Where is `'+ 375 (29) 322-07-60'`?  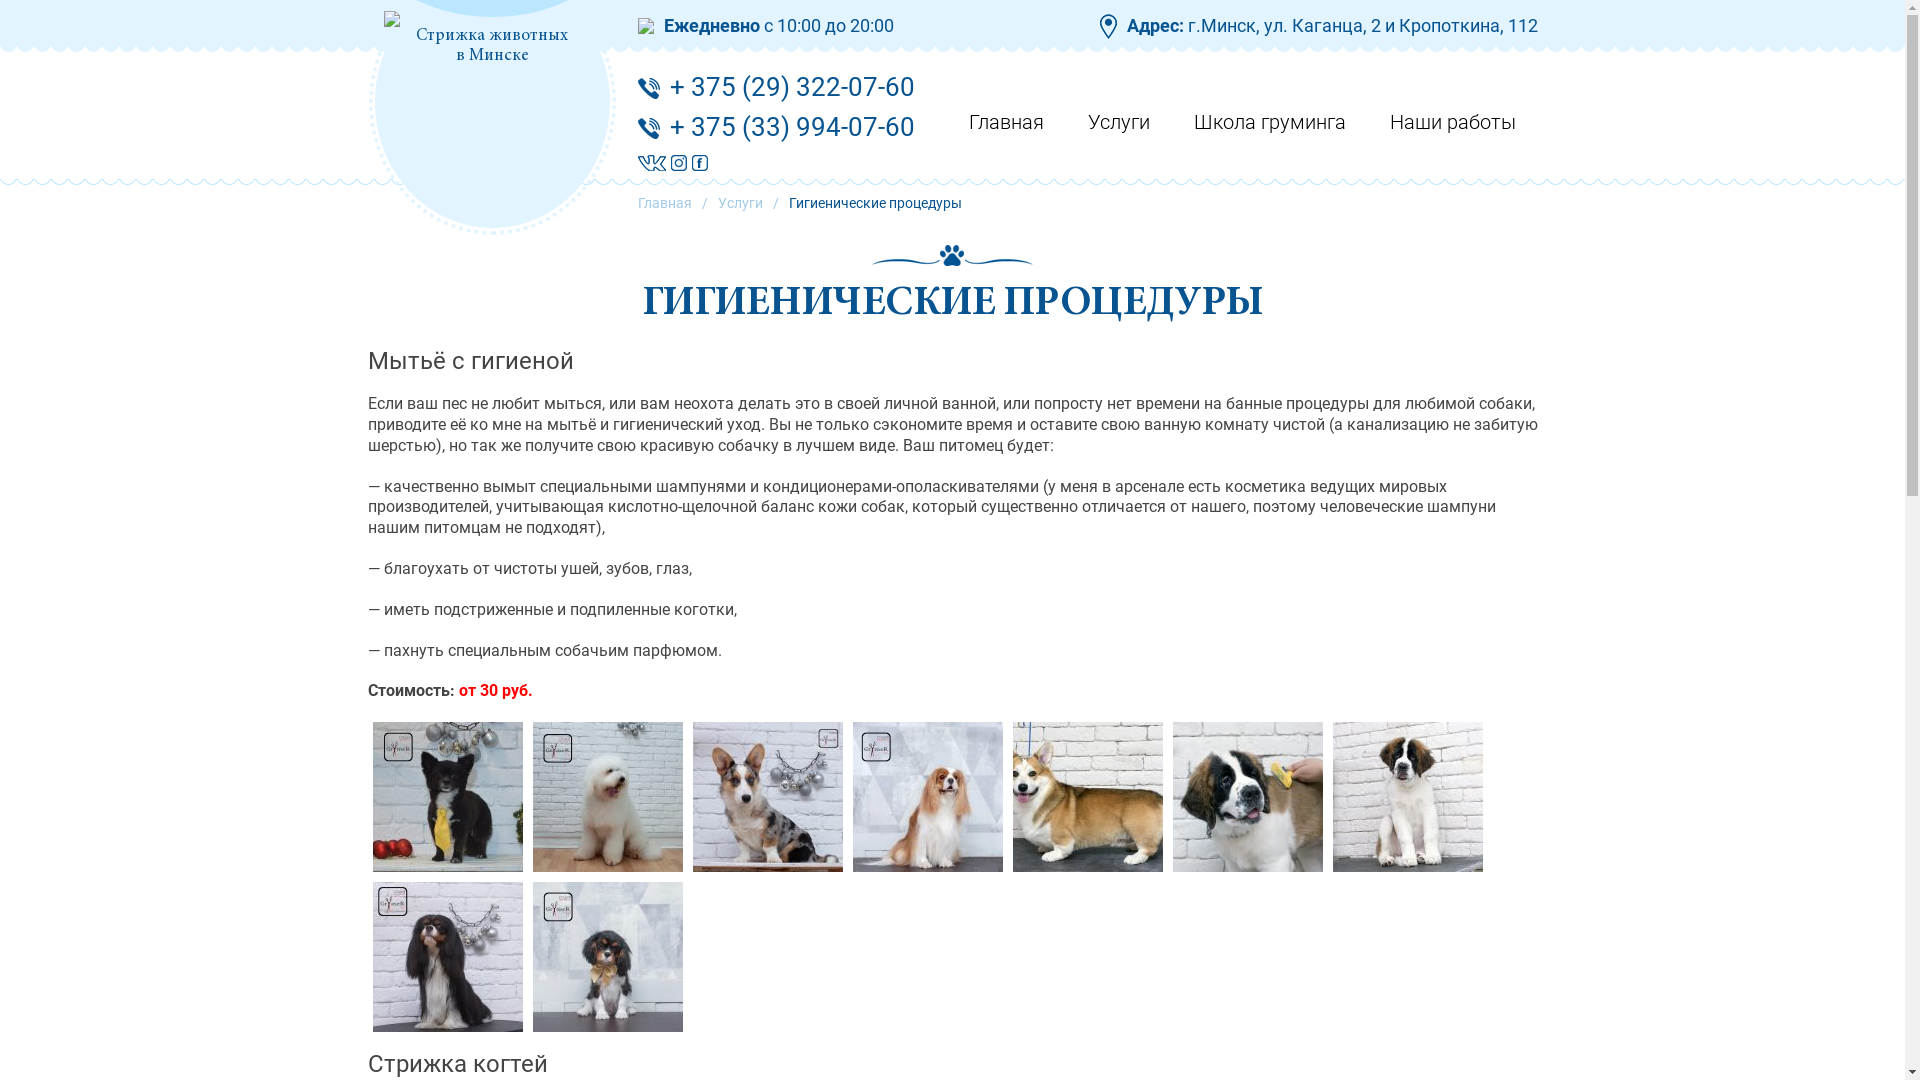
'+ 375 (29) 322-07-60' is located at coordinates (791, 86).